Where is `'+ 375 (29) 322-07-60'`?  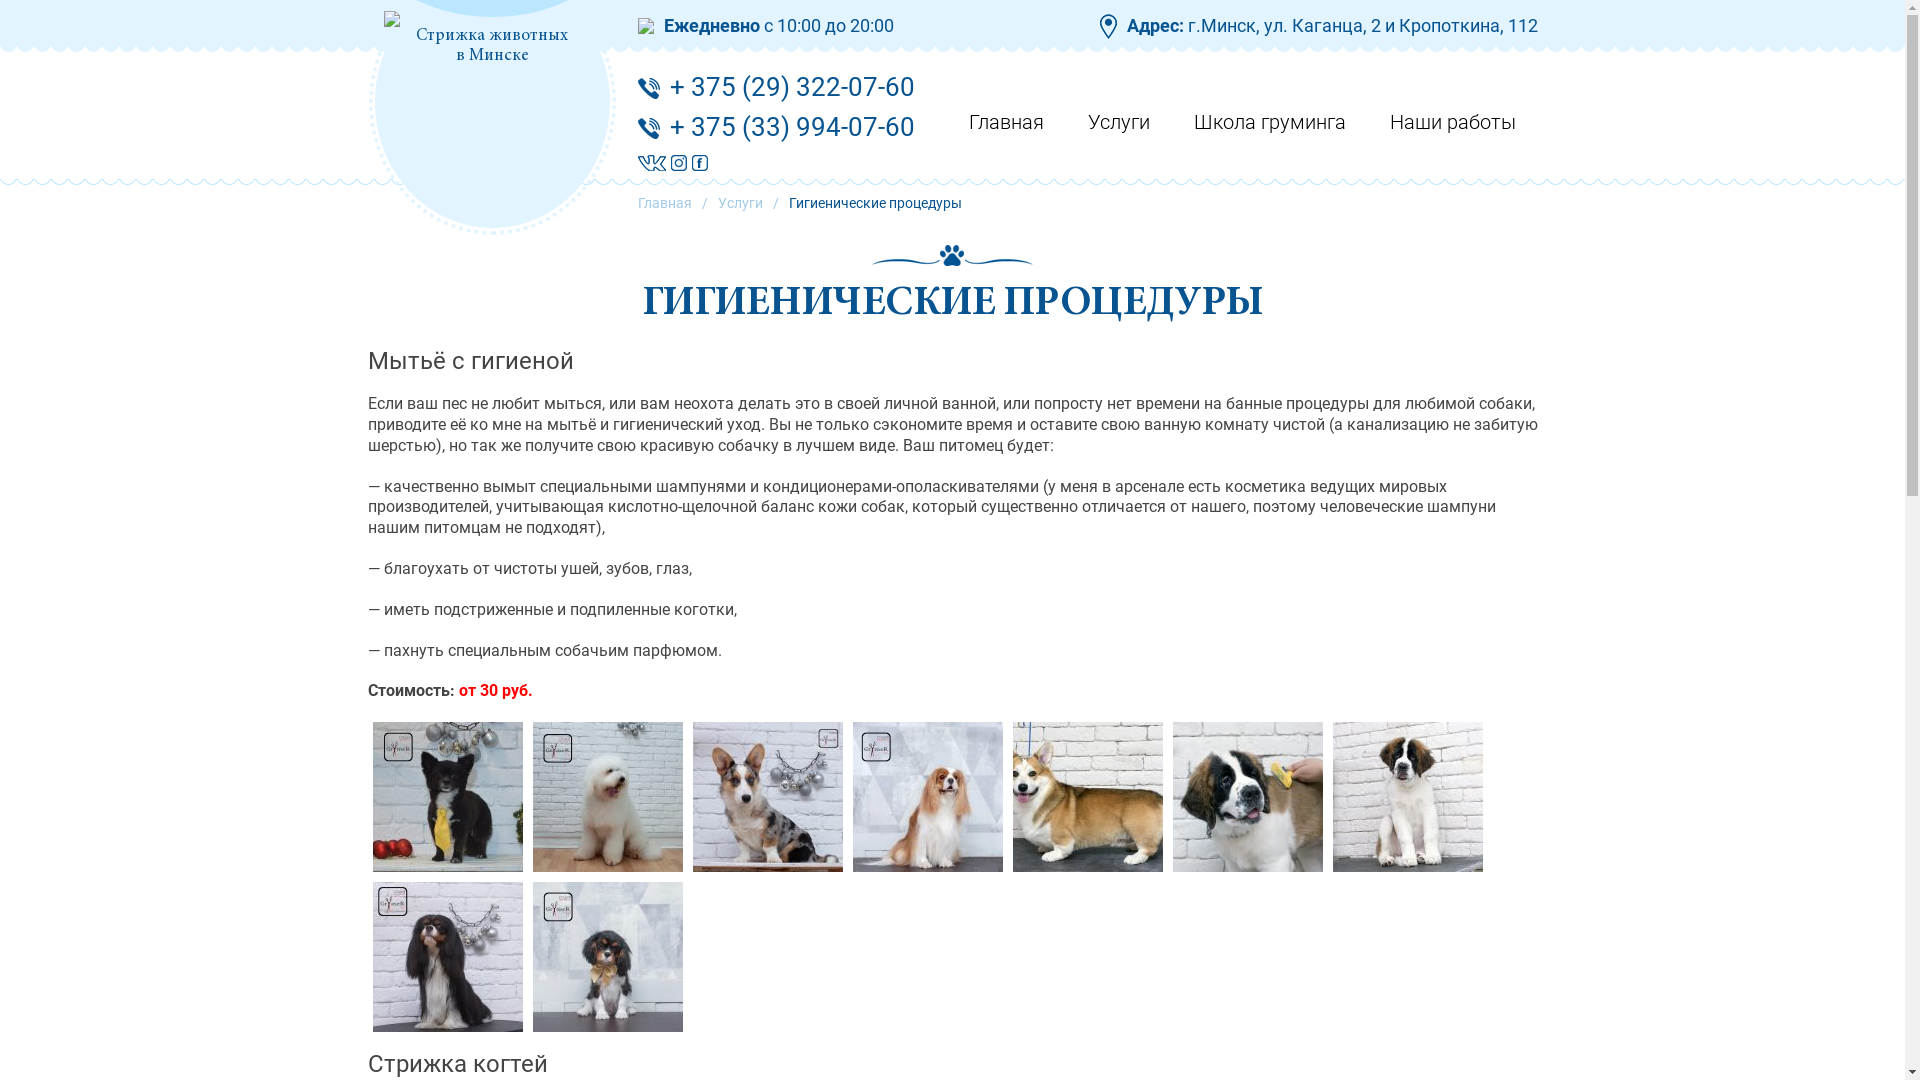
'+ 375 (29) 322-07-60' is located at coordinates (791, 86).